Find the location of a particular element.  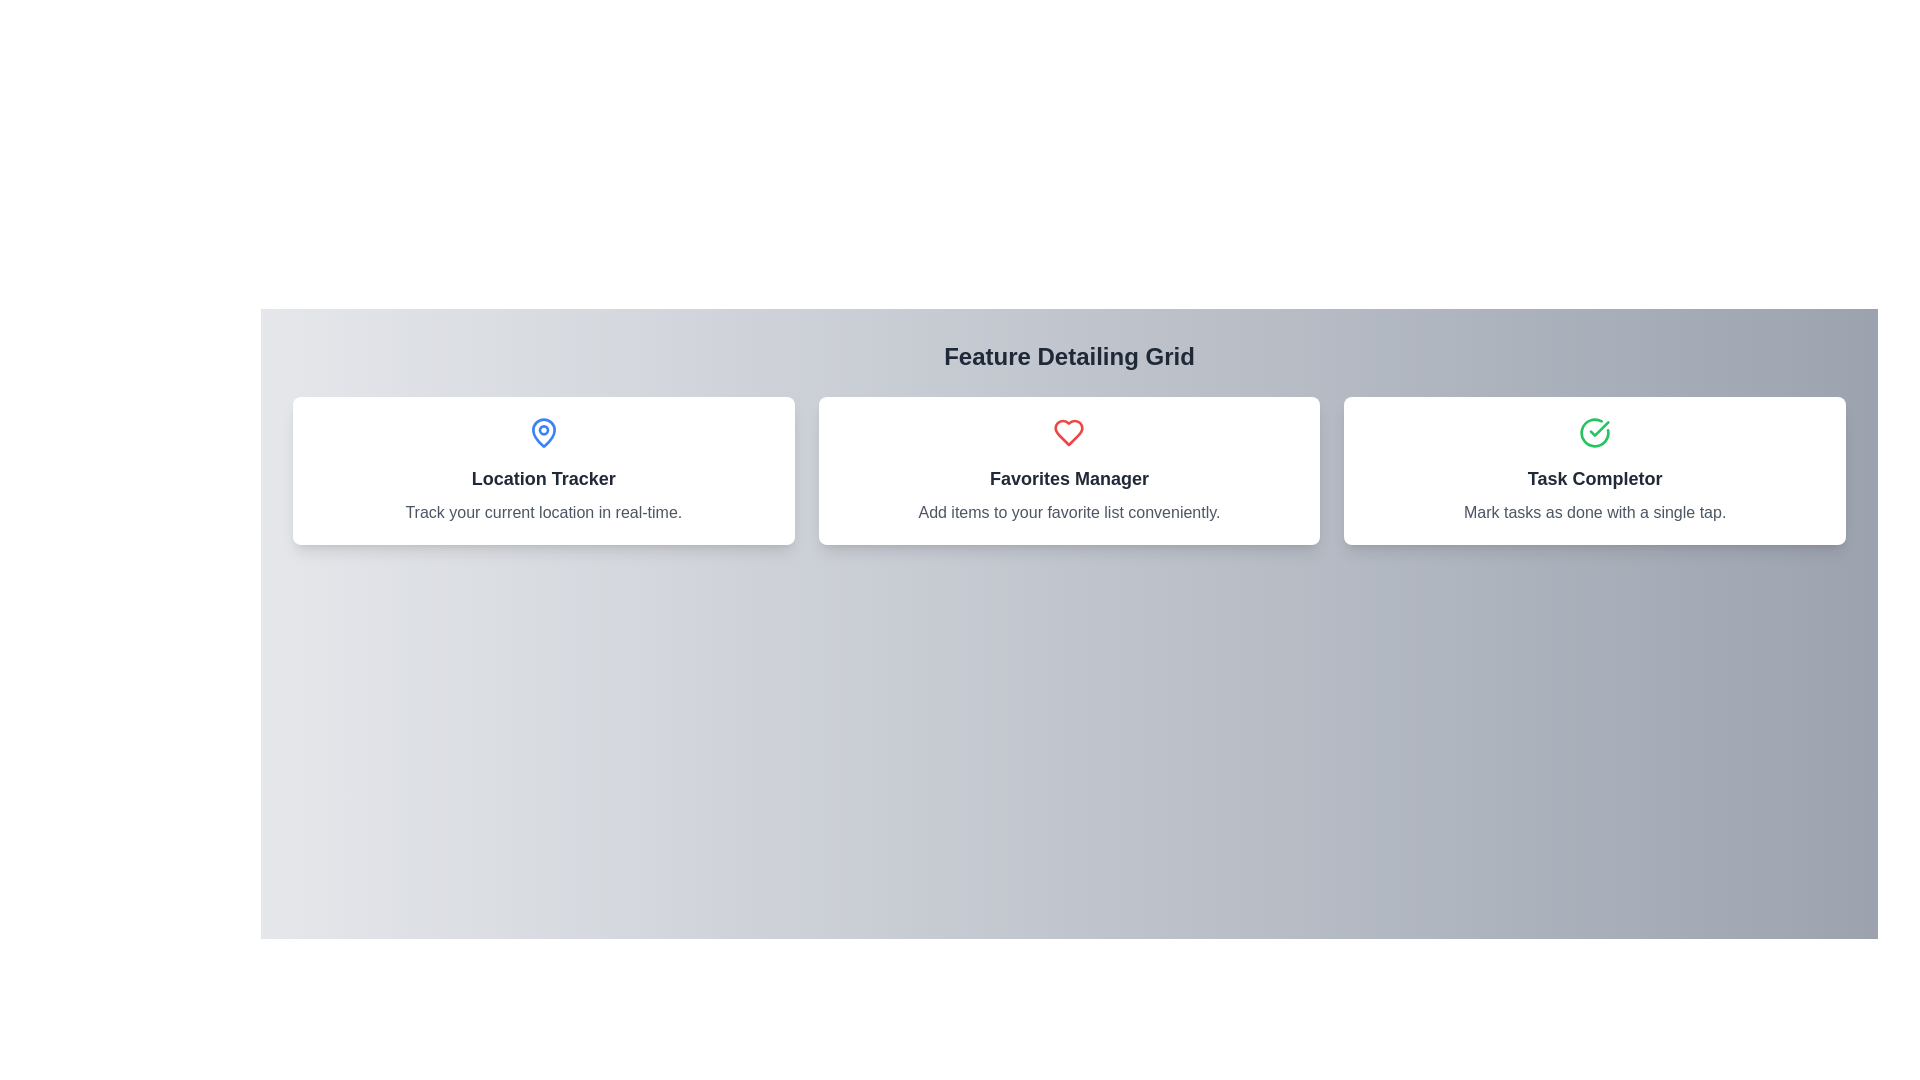

the first card in the grid labeled 'Location Tracker' to interact with the feature is located at coordinates (543, 470).